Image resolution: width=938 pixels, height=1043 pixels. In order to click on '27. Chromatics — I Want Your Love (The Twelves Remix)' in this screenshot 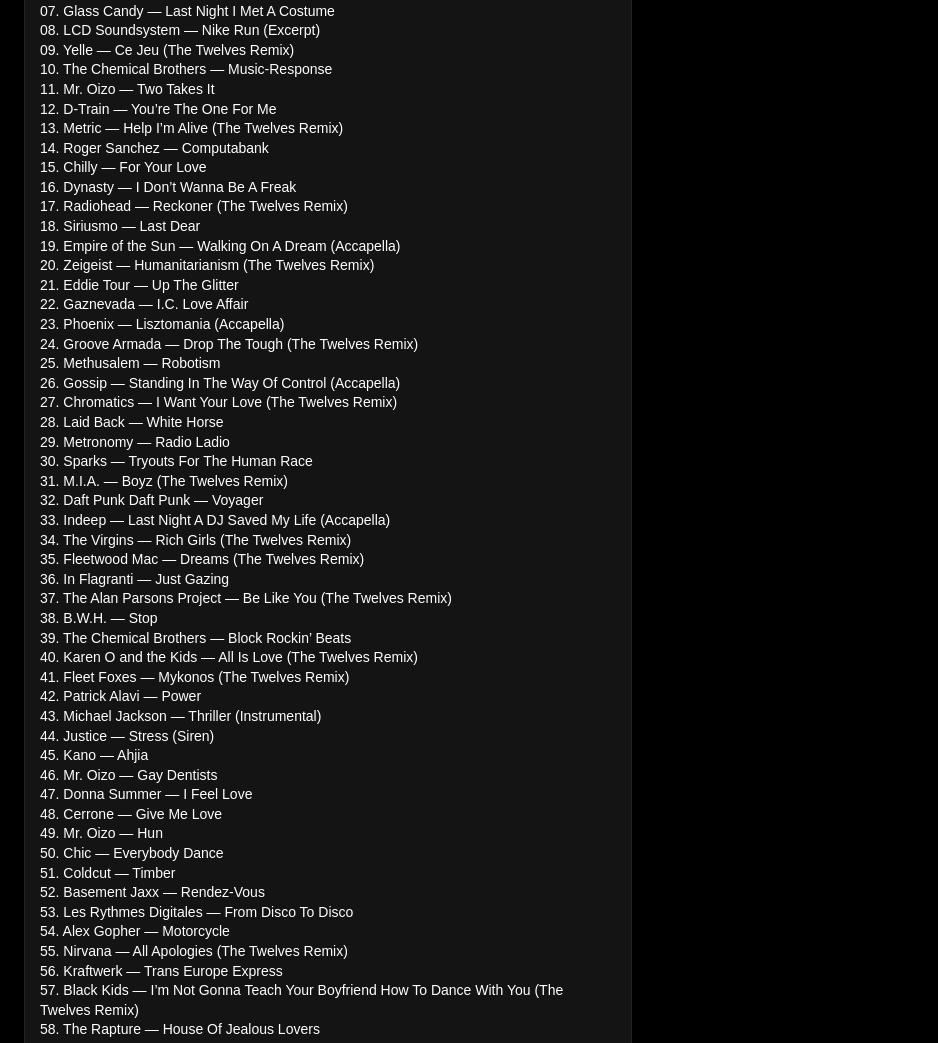, I will do `click(218, 401)`.